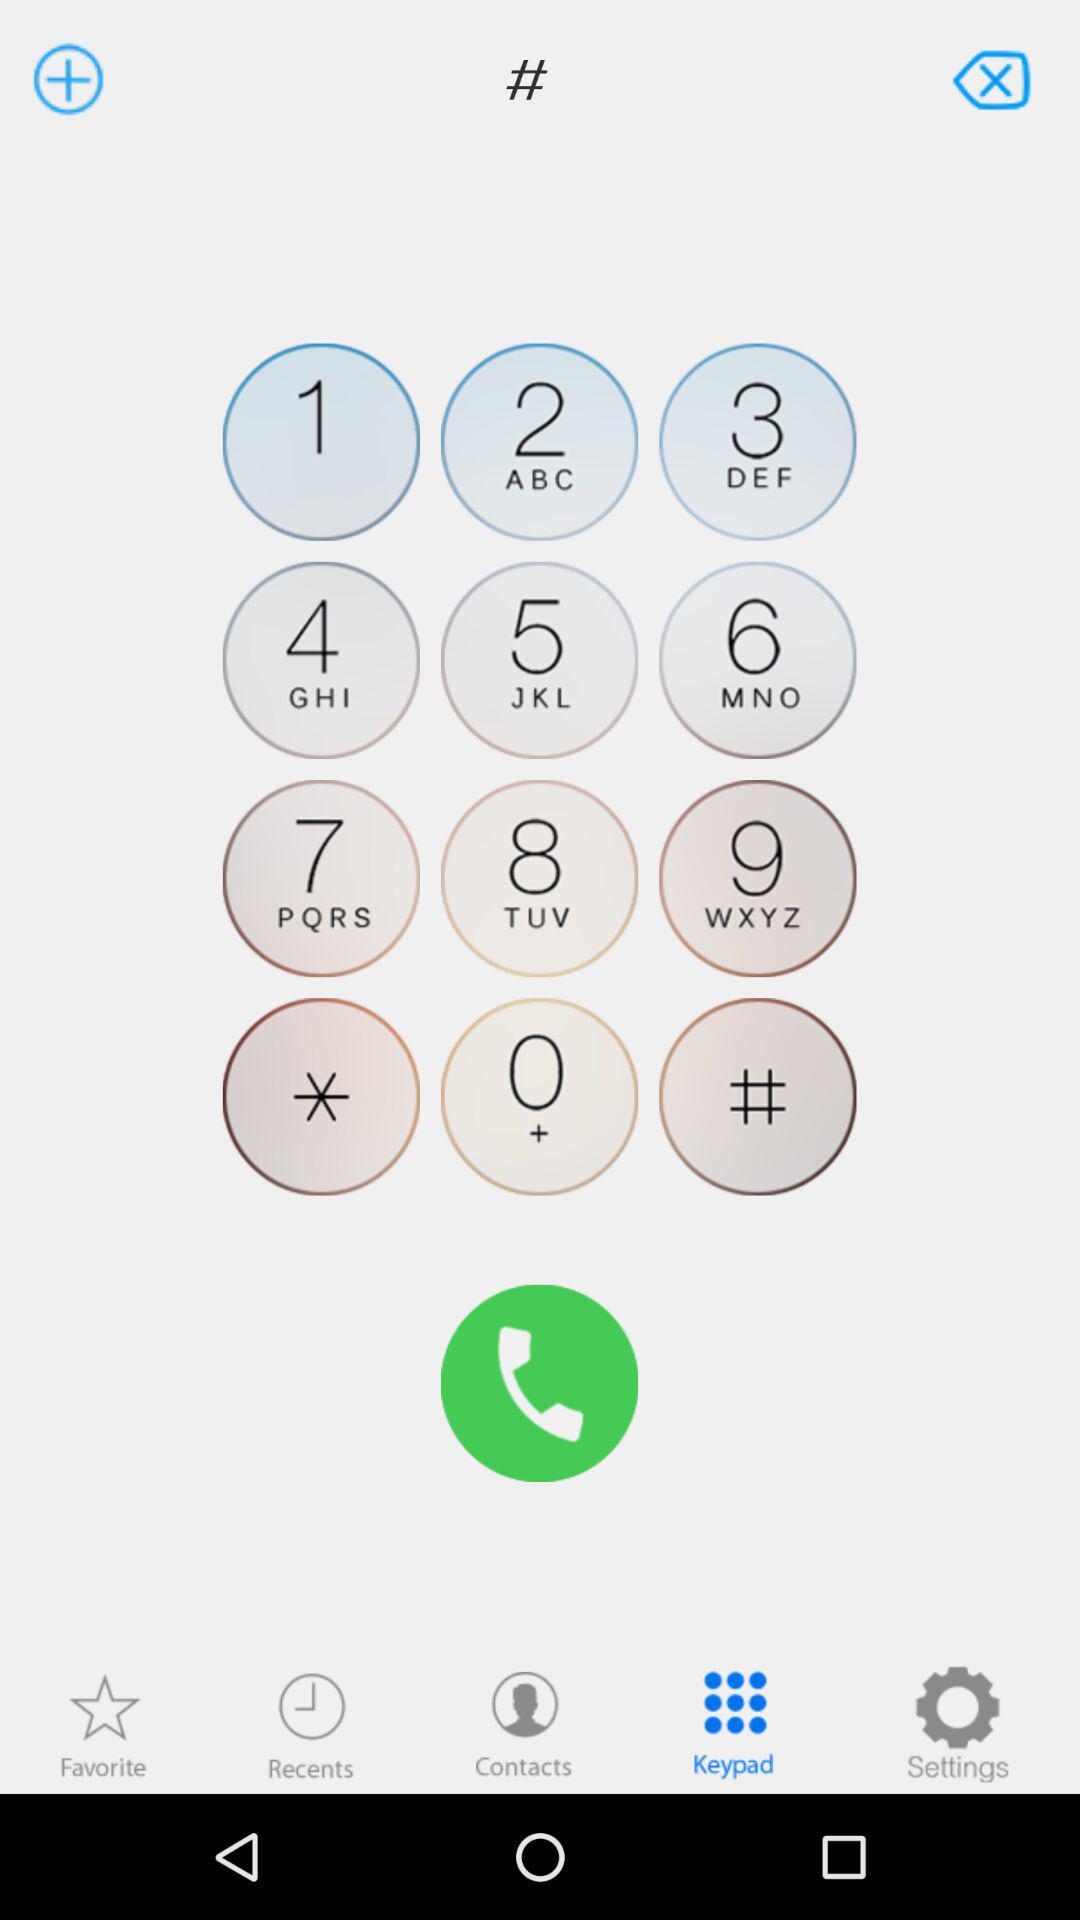 Image resolution: width=1080 pixels, height=1920 pixels. Describe the element at coordinates (538, 472) in the screenshot. I see `the help icon` at that location.